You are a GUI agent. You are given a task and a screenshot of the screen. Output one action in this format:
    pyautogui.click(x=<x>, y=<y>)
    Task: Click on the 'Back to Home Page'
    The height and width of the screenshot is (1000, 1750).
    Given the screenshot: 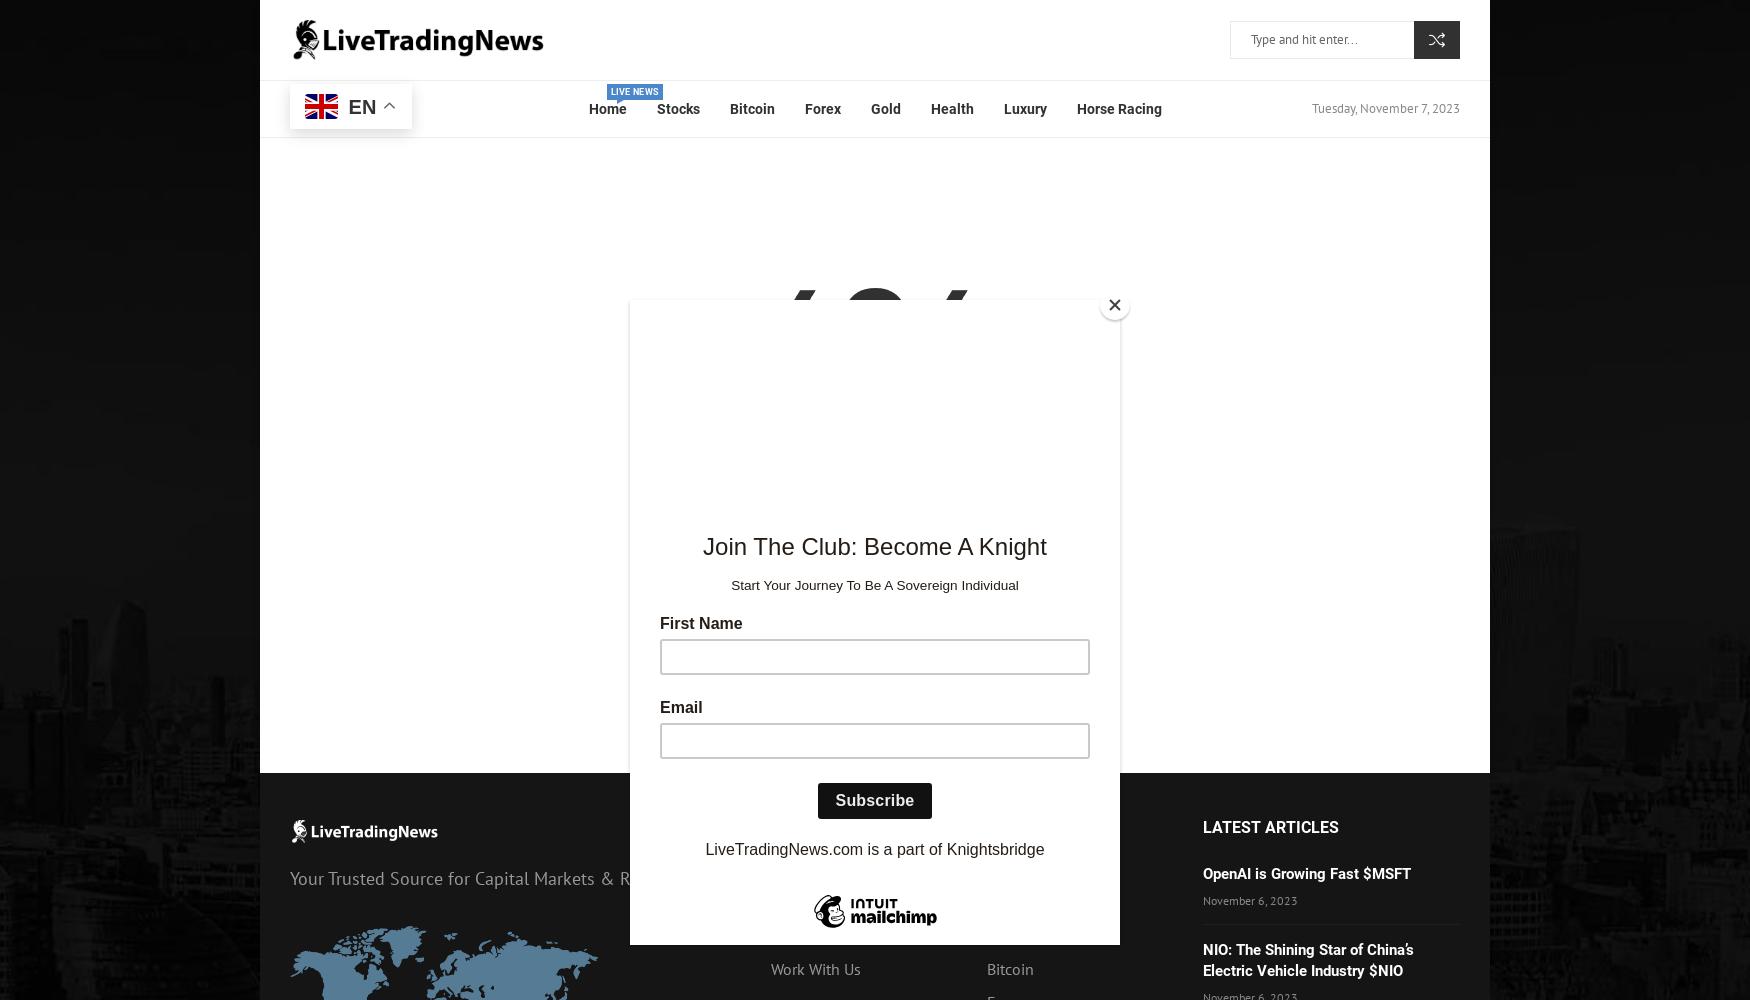 What is the action you would take?
    pyautogui.click(x=875, y=615)
    